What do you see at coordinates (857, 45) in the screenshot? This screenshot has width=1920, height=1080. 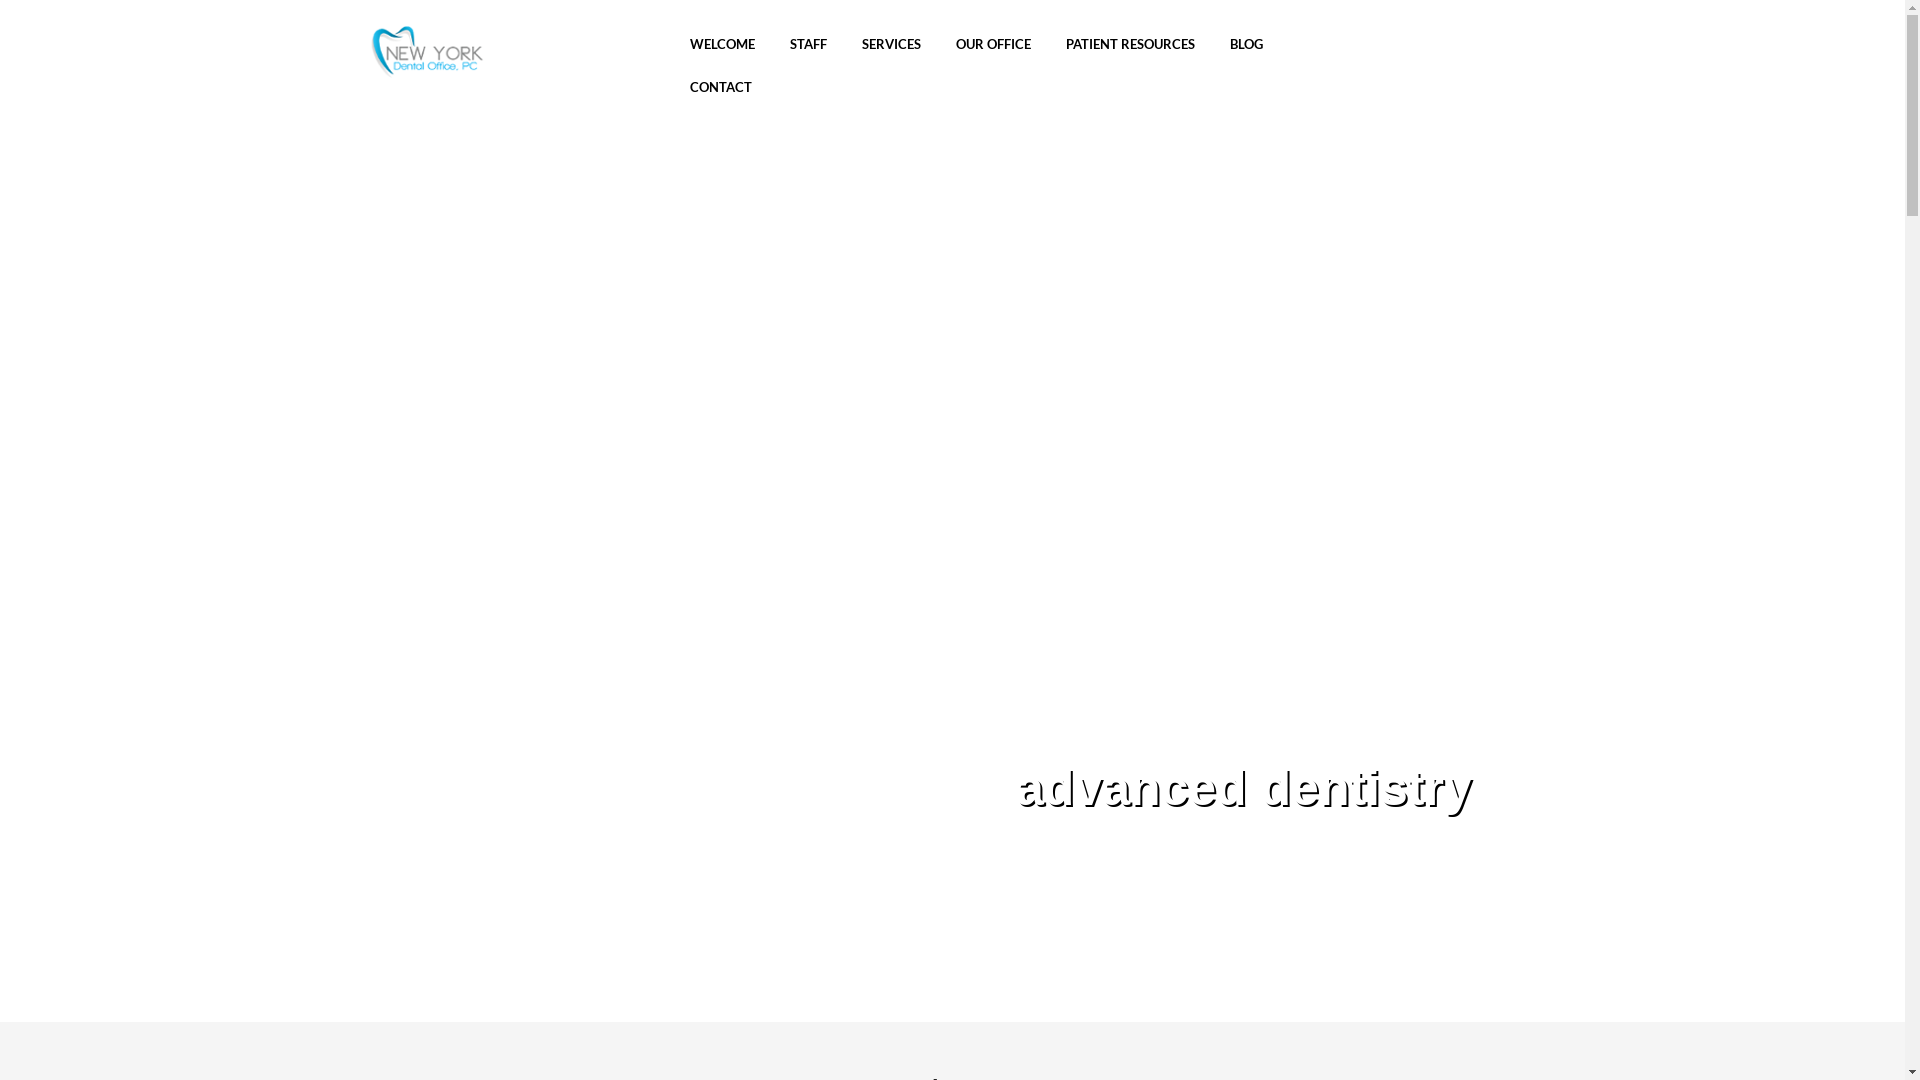 I see `'SERVICES'` at bounding box center [857, 45].